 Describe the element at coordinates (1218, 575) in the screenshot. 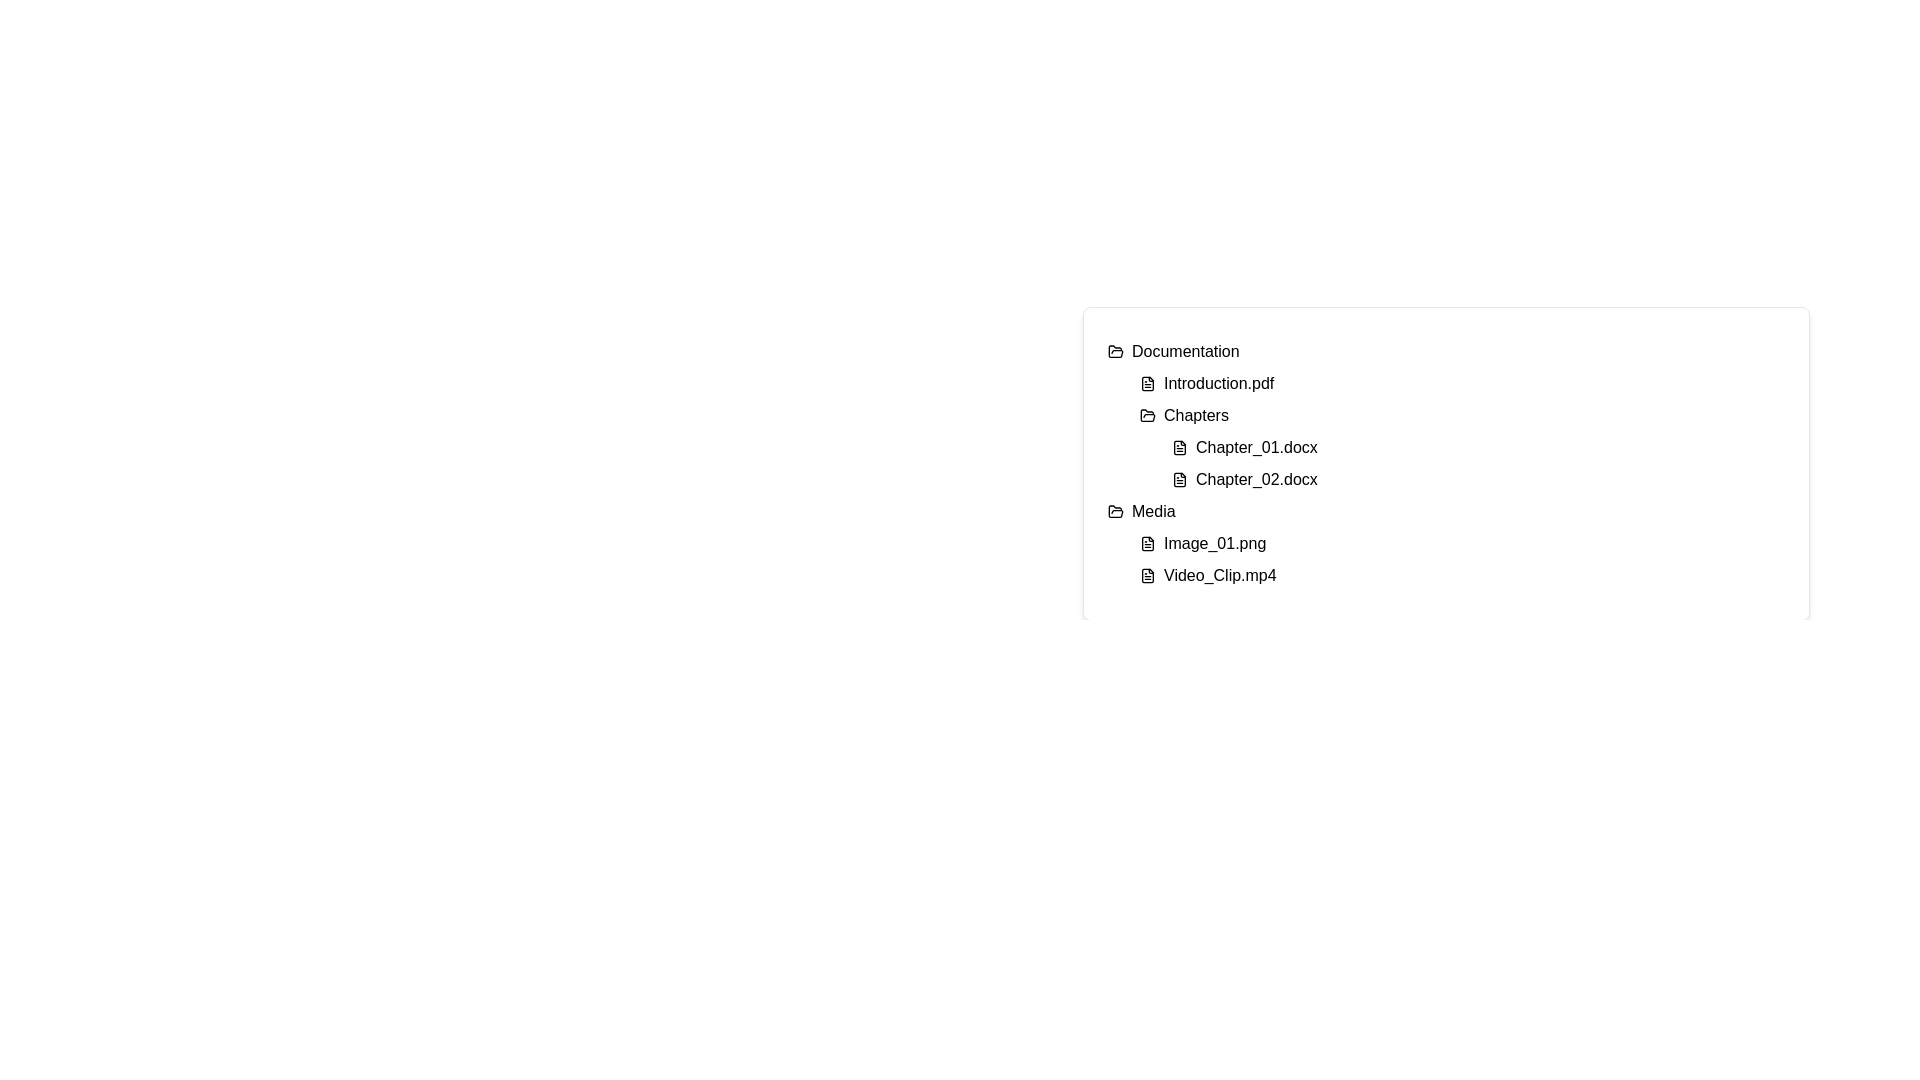

I see `the text label representing the file name 'Video_Clip.mp4'` at that location.